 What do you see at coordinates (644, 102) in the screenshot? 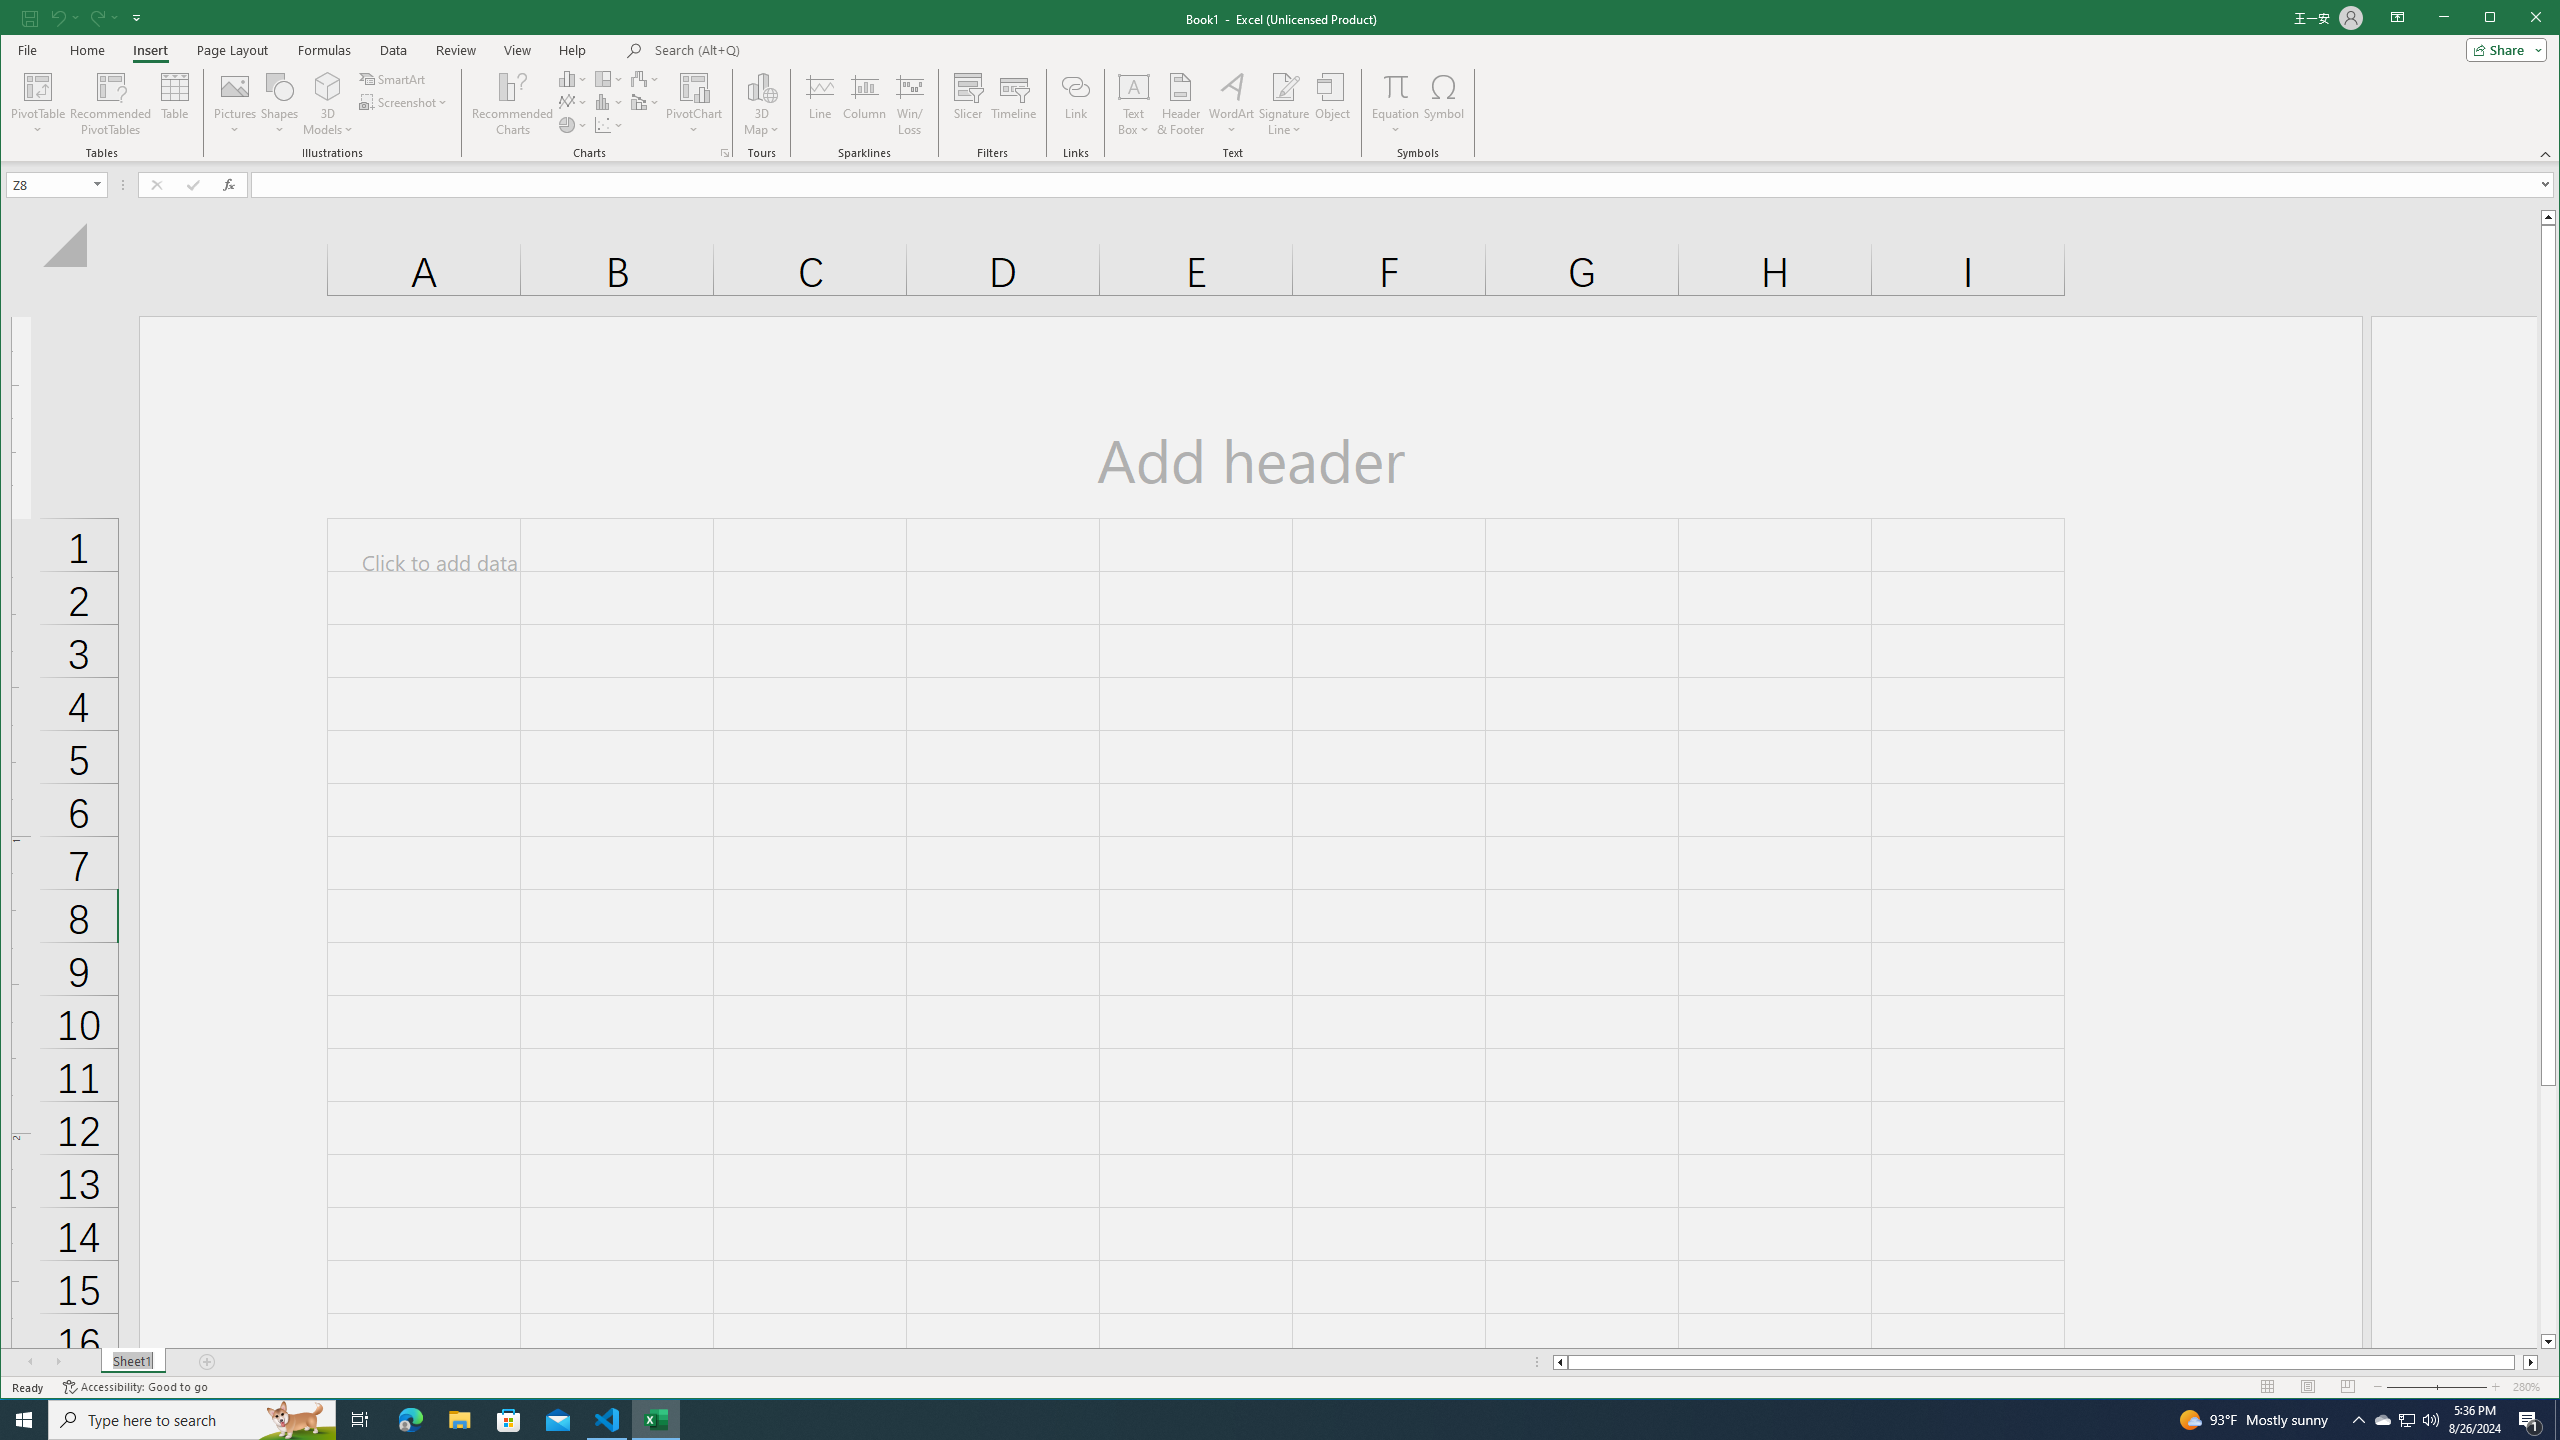
I see `'Insert Combo Chart'` at bounding box center [644, 102].